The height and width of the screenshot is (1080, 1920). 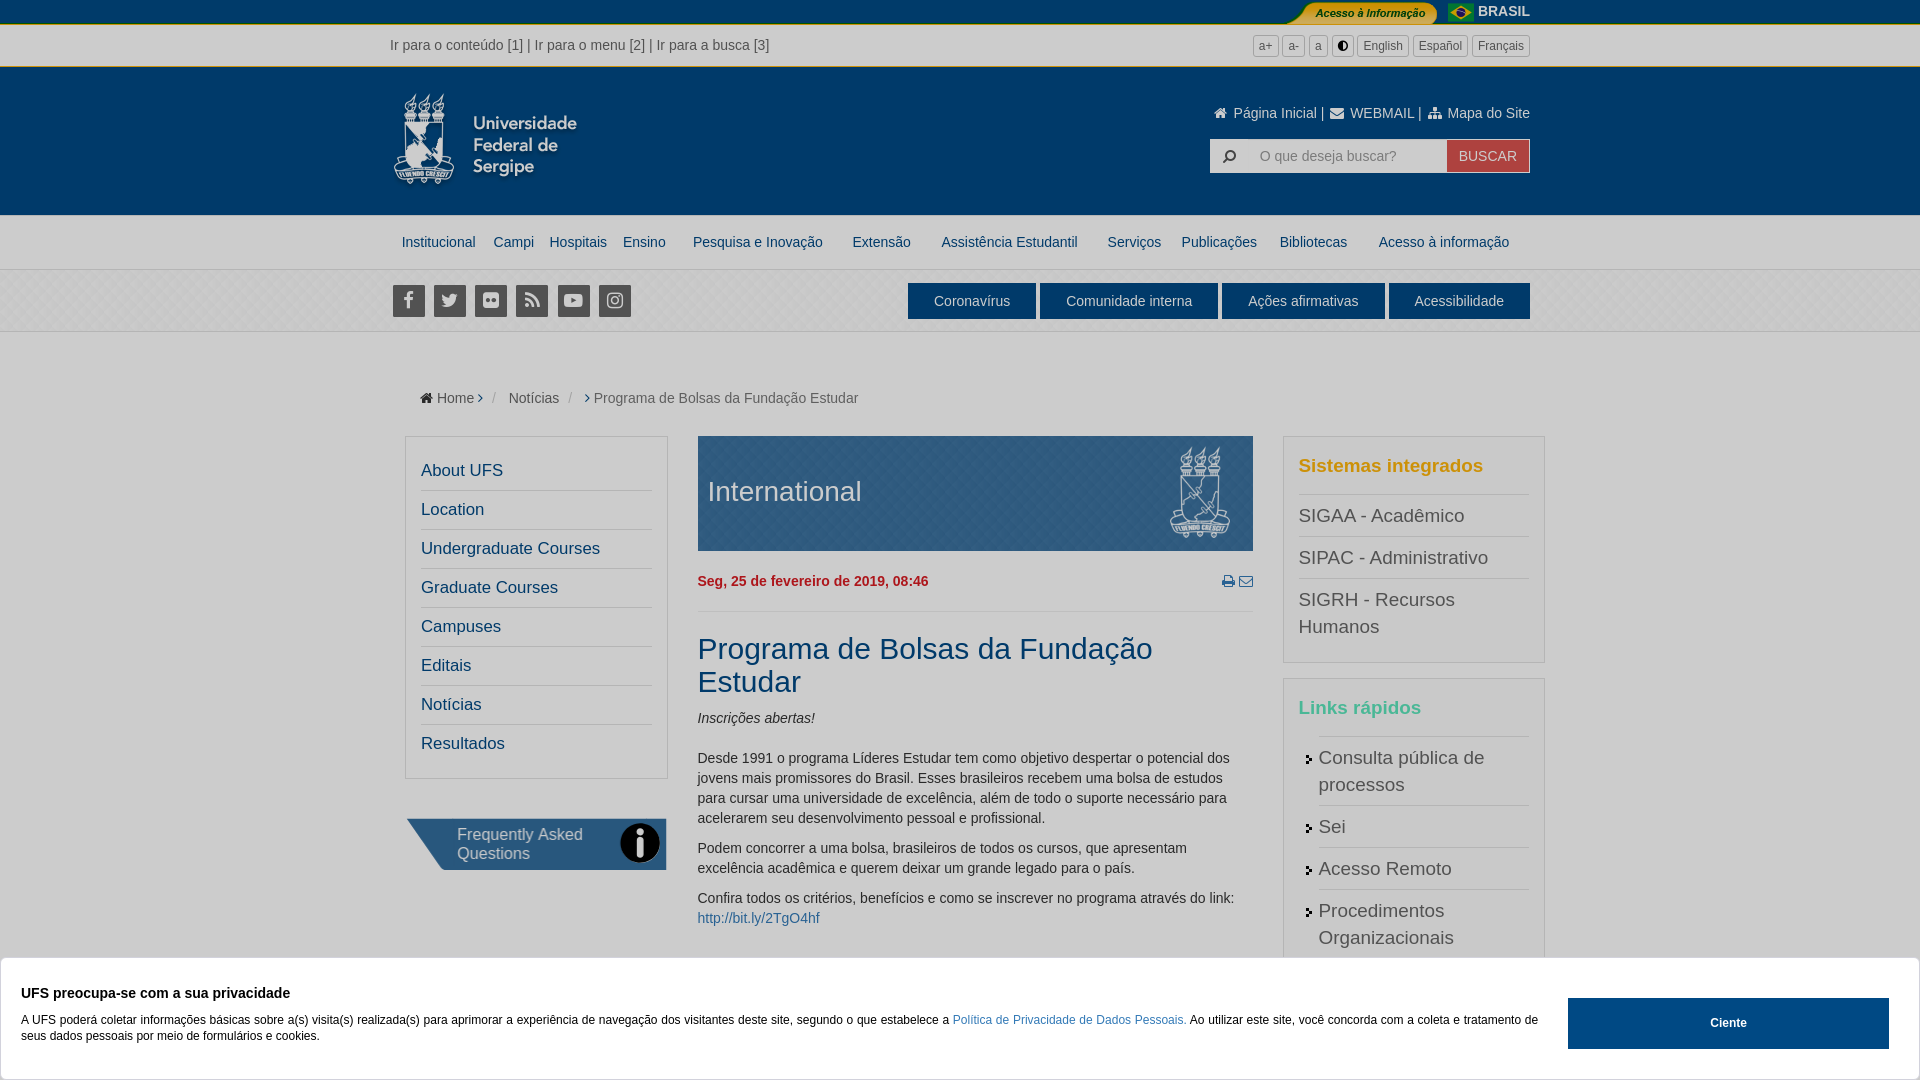 What do you see at coordinates (1318, 45) in the screenshot?
I see `'a'` at bounding box center [1318, 45].